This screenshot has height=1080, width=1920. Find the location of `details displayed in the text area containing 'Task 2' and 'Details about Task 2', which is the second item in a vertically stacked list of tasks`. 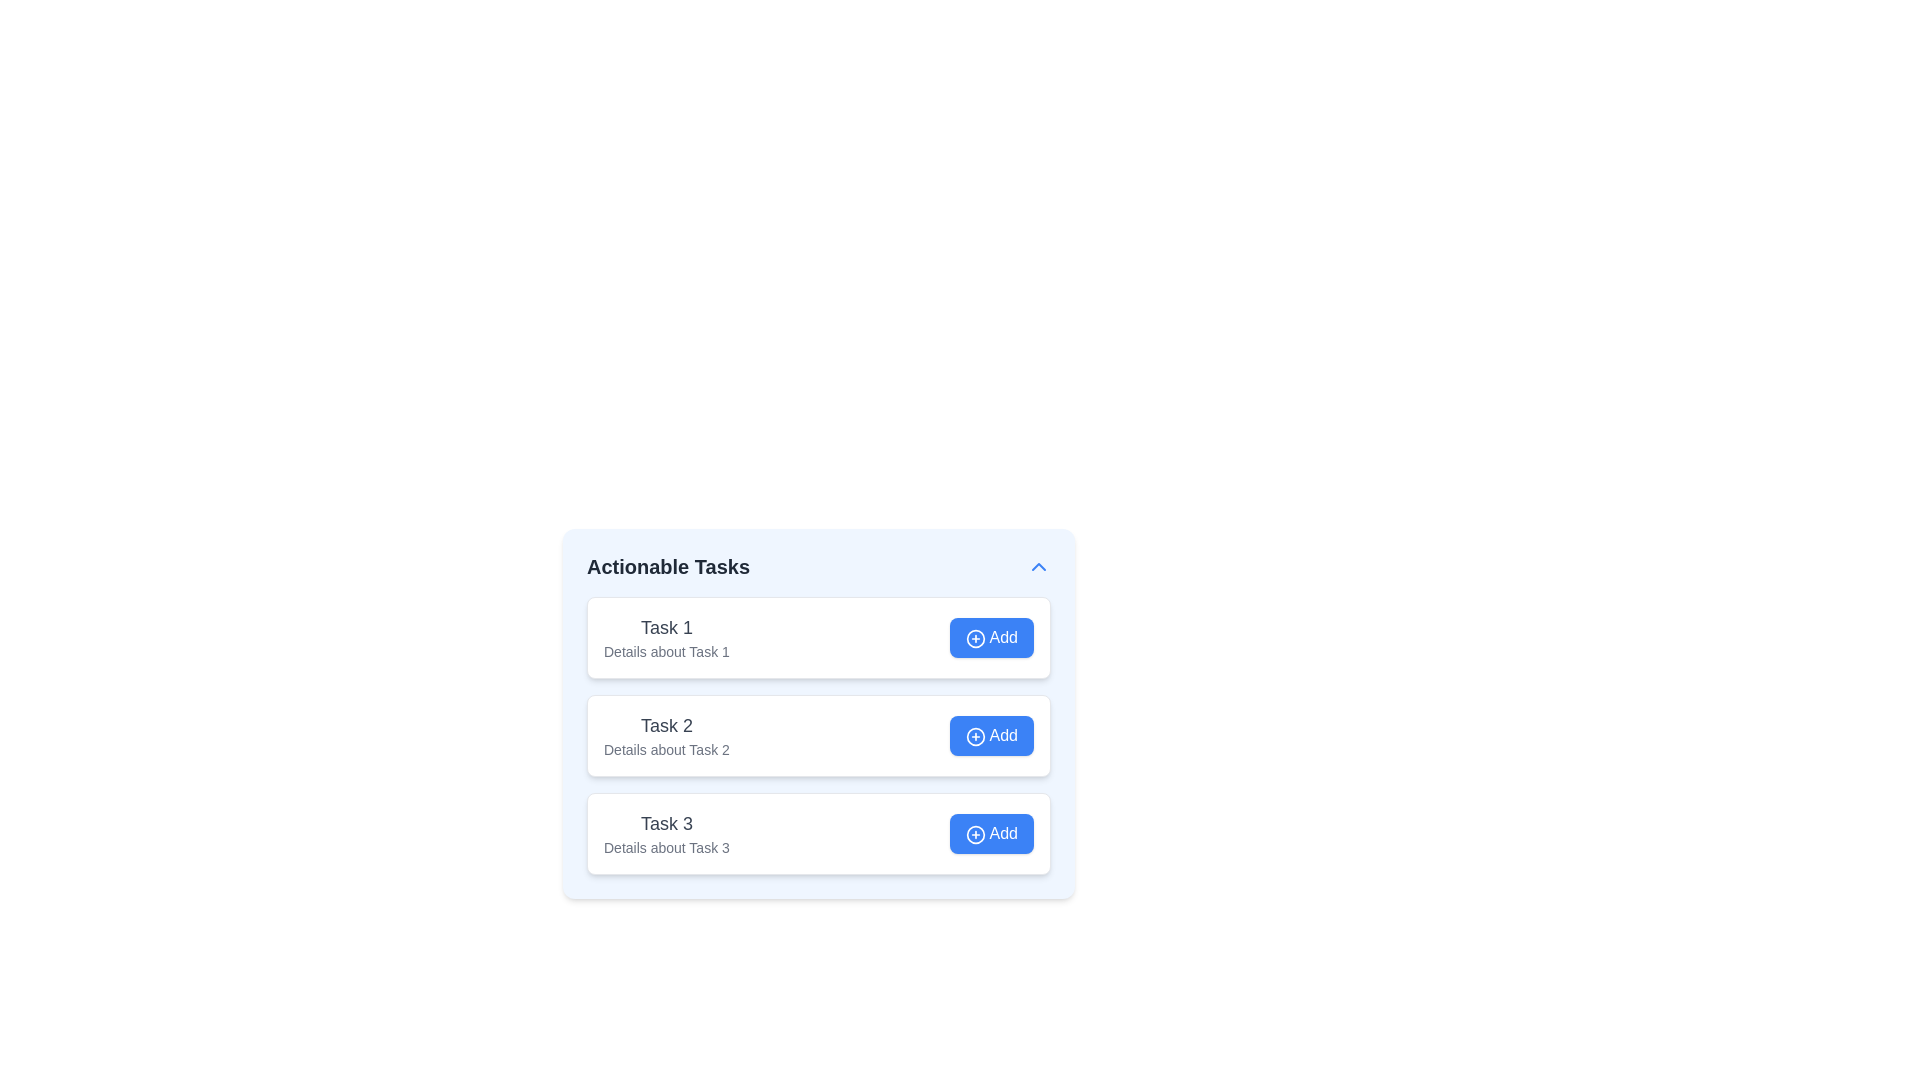

details displayed in the text area containing 'Task 2' and 'Details about Task 2', which is the second item in a vertically stacked list of tasks is located at coordinates (666, 736).